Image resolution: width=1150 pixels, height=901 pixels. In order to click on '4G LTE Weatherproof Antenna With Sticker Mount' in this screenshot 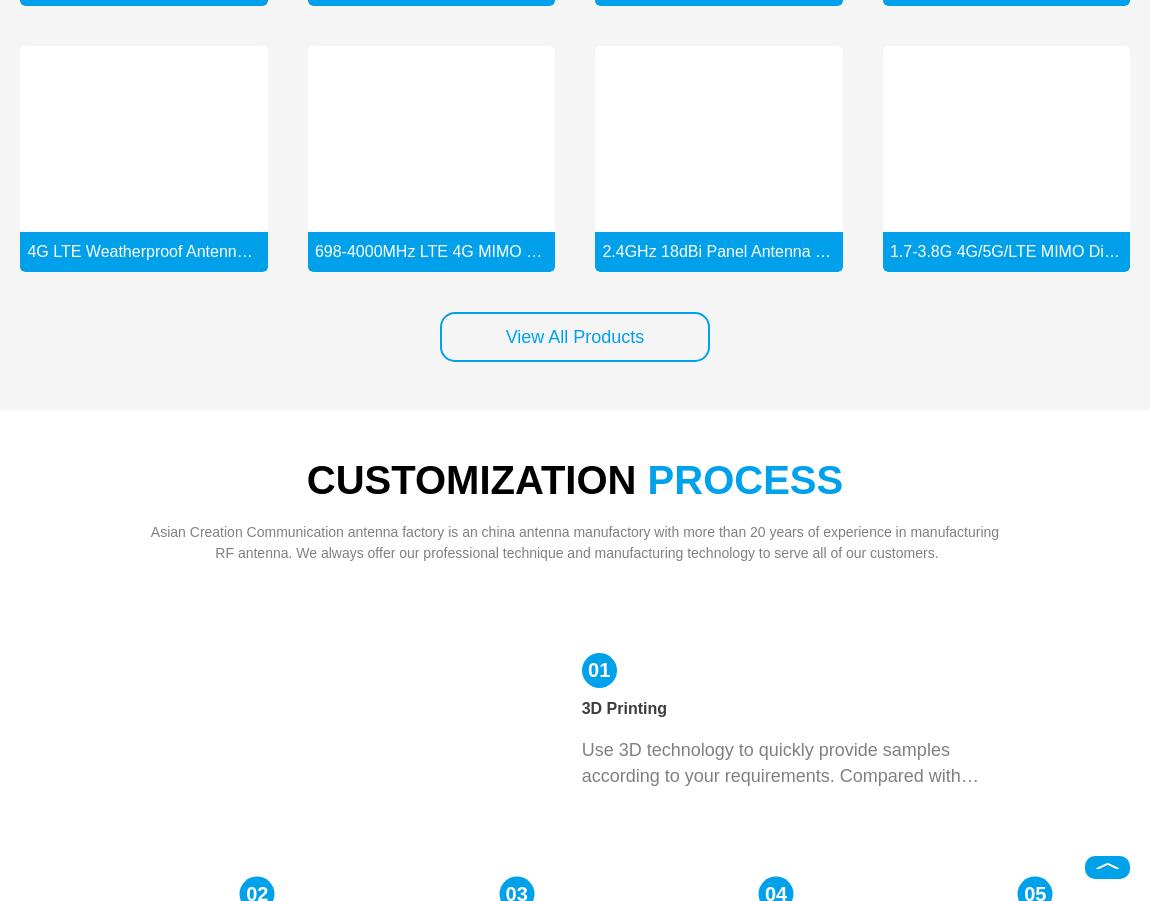, I will do `click(204, 249)`.